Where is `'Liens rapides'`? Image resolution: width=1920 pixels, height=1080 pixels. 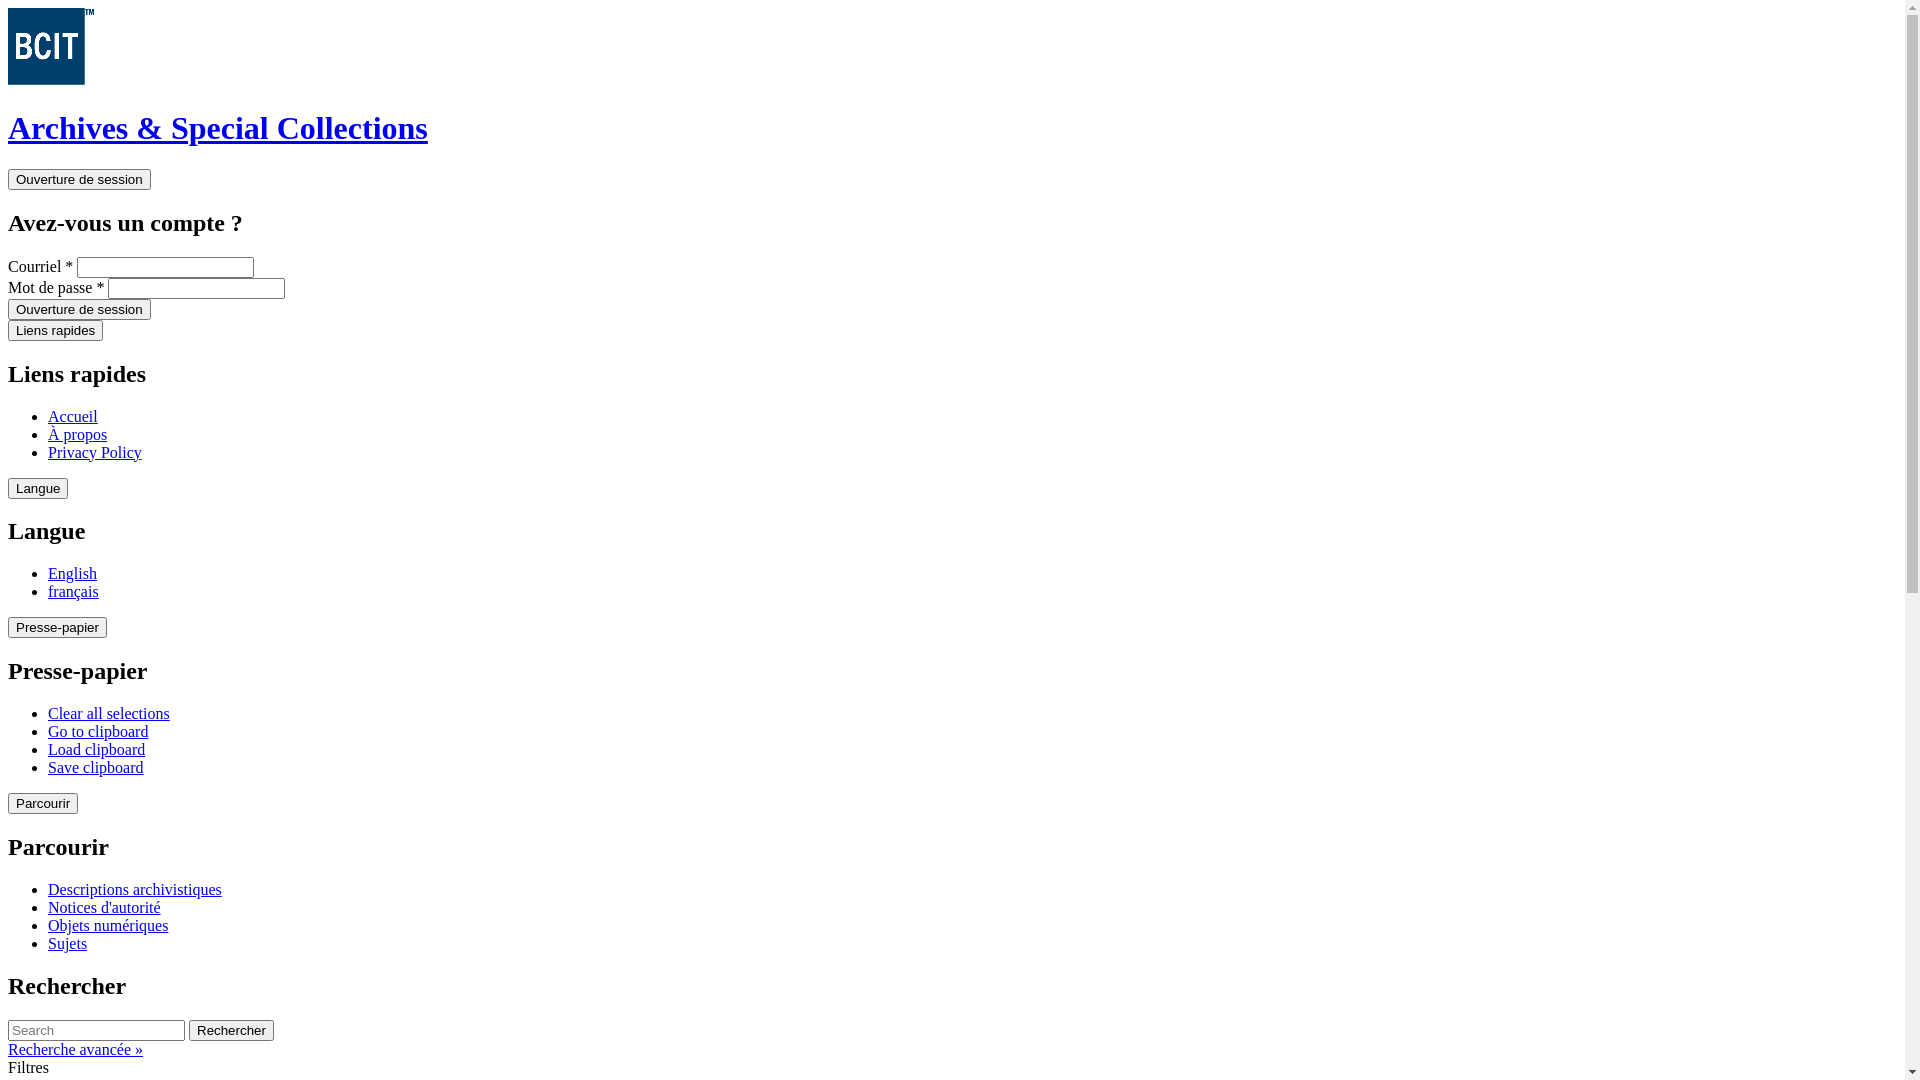
'Liens rapides' is located at coordinates (55, 329).